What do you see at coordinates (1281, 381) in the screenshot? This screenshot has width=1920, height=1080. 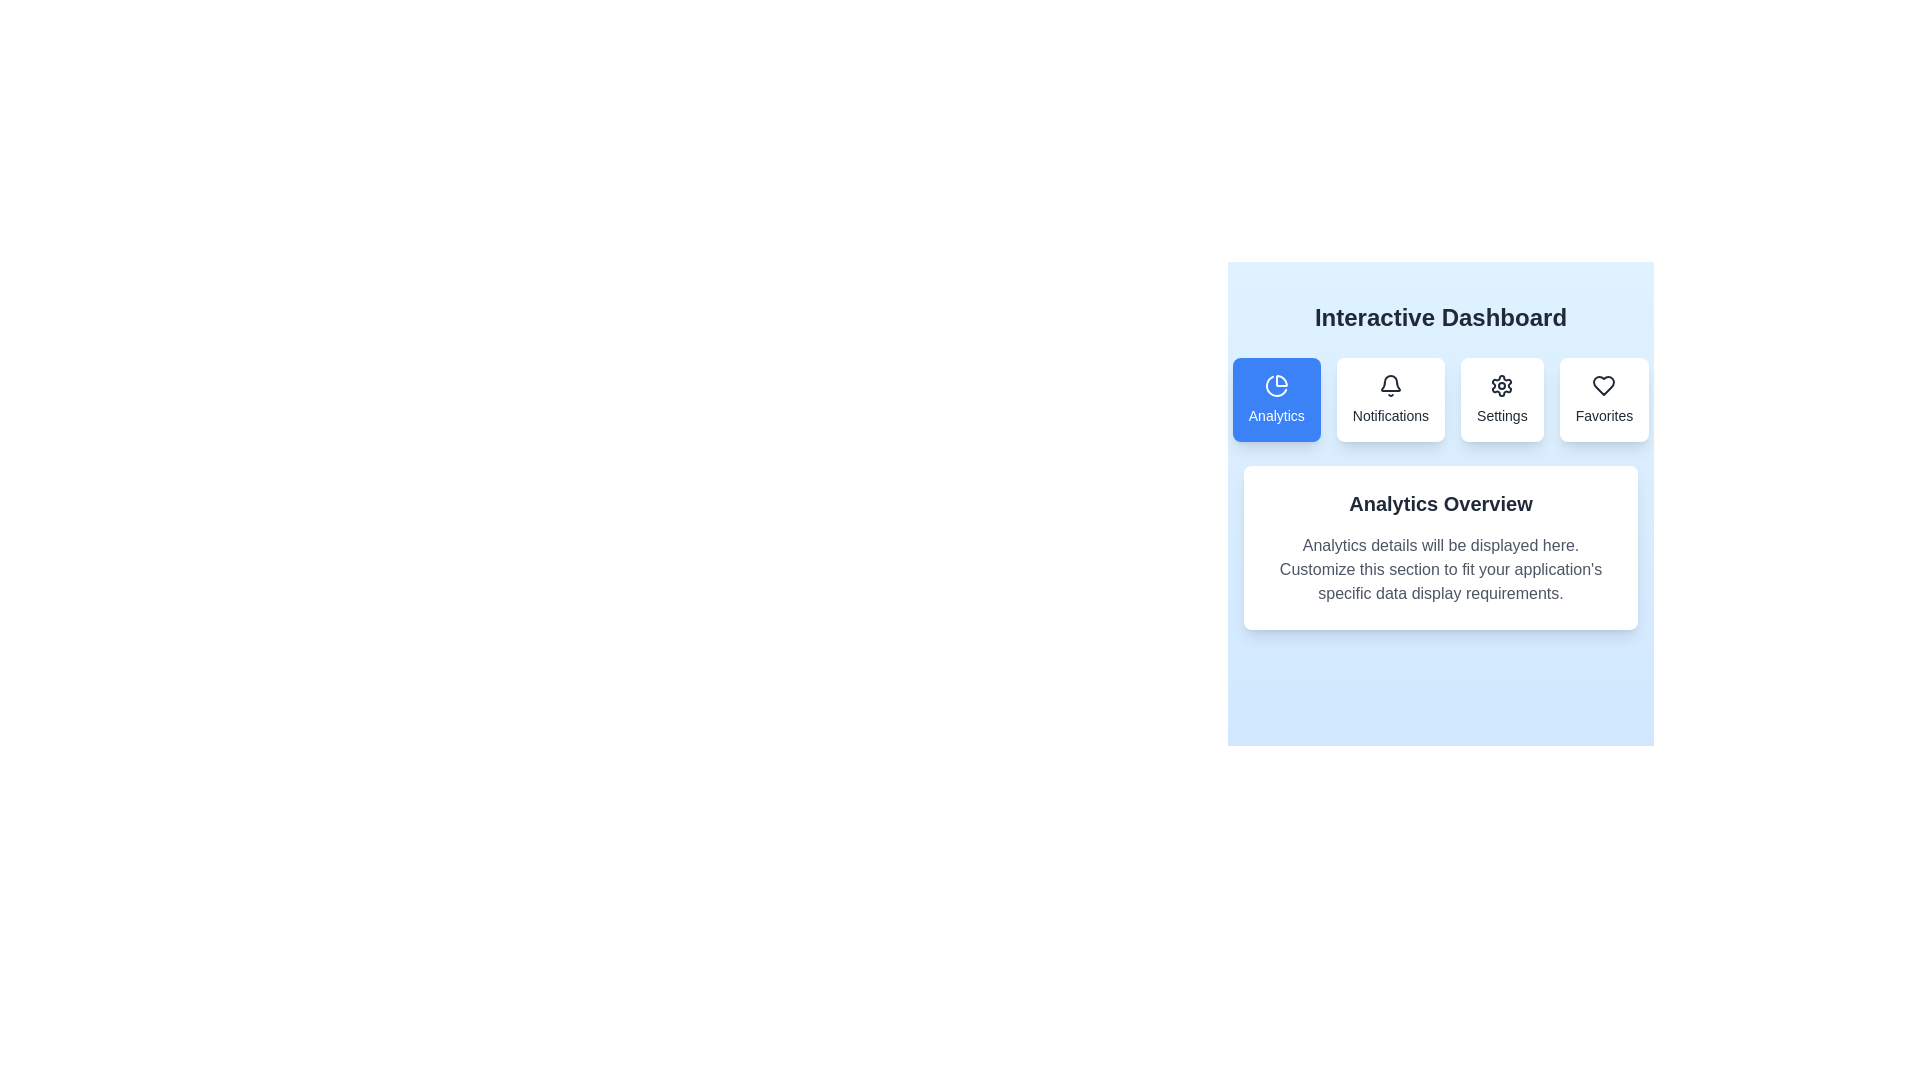 I see `the pie chart icon representing analytics, located on the top-left corner of the dashboard interface, which is part of the 'Analytics' button` at bounding box center [1281, 381].